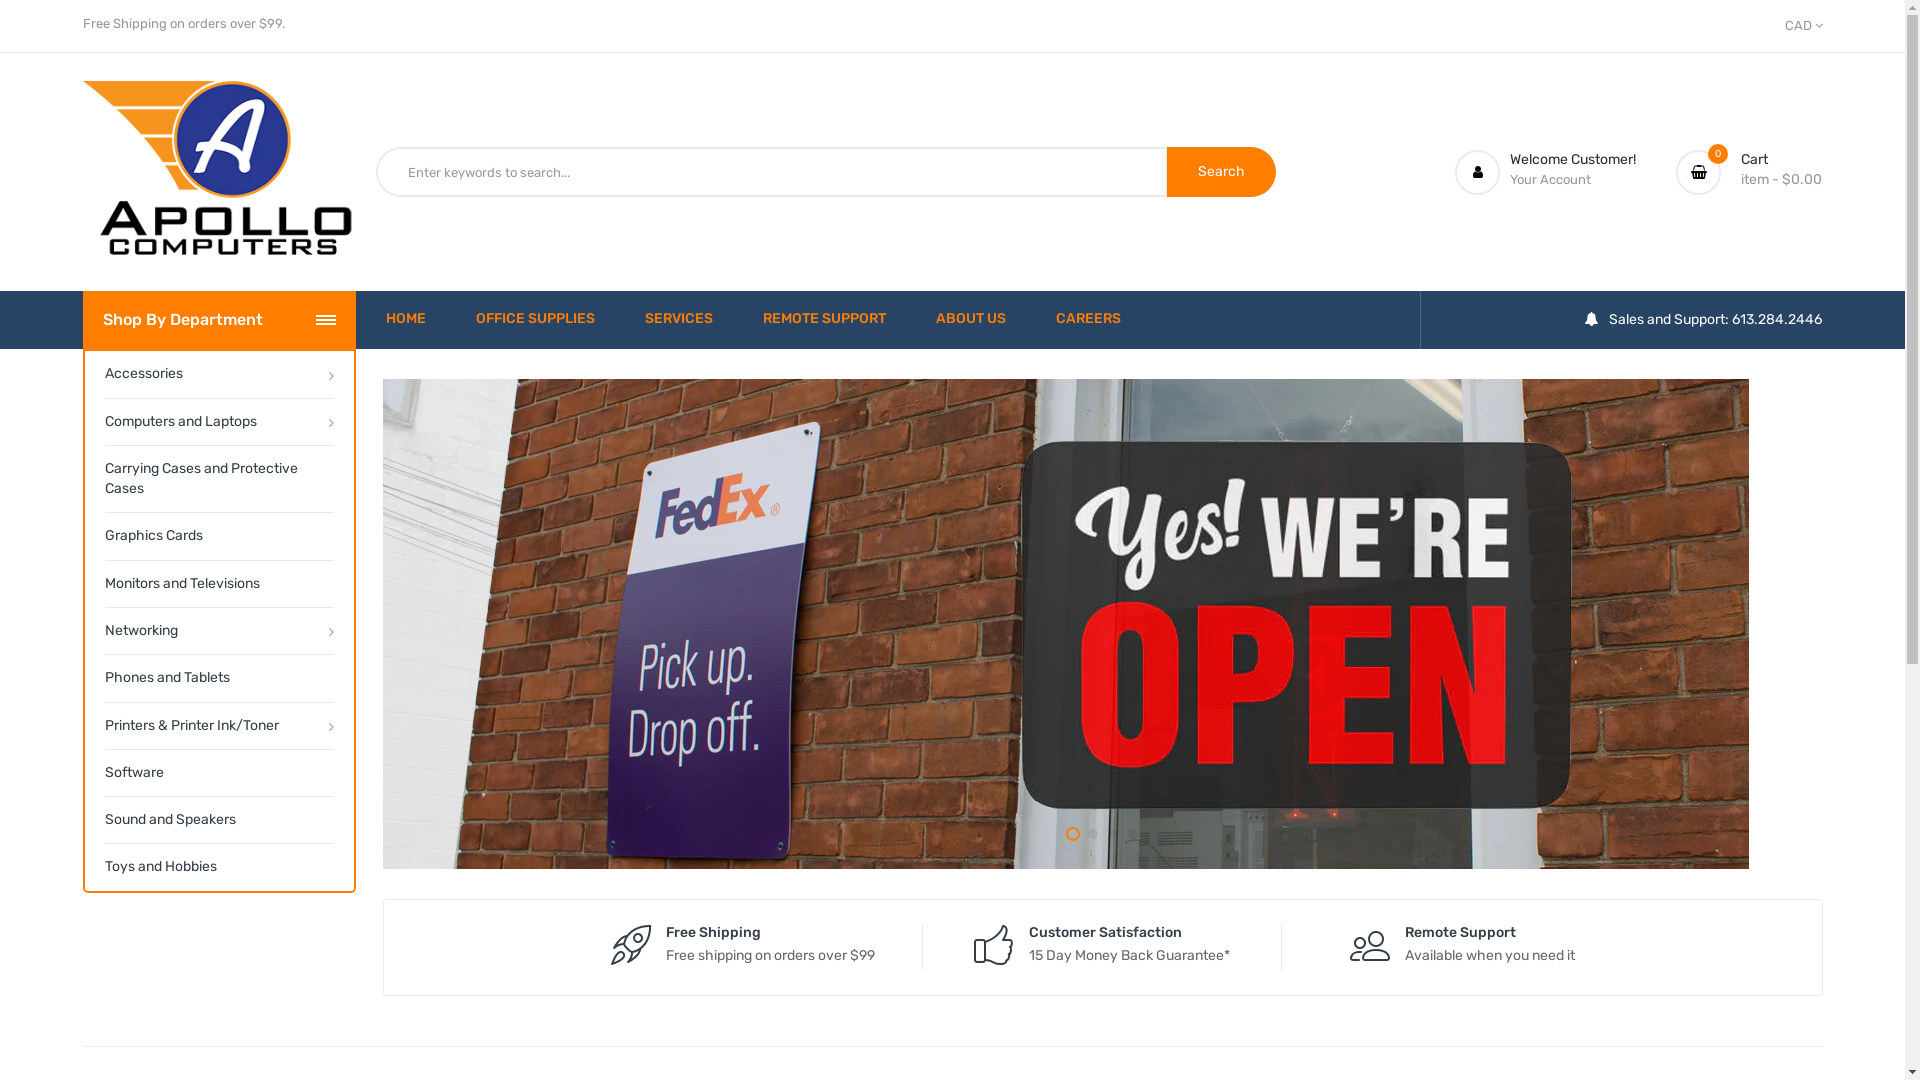 This screenshot has height=1080, width=1920. Describe the element at coordinates (218, 819) in the screenshot. I see `'Sound and Speakers'` at that location.